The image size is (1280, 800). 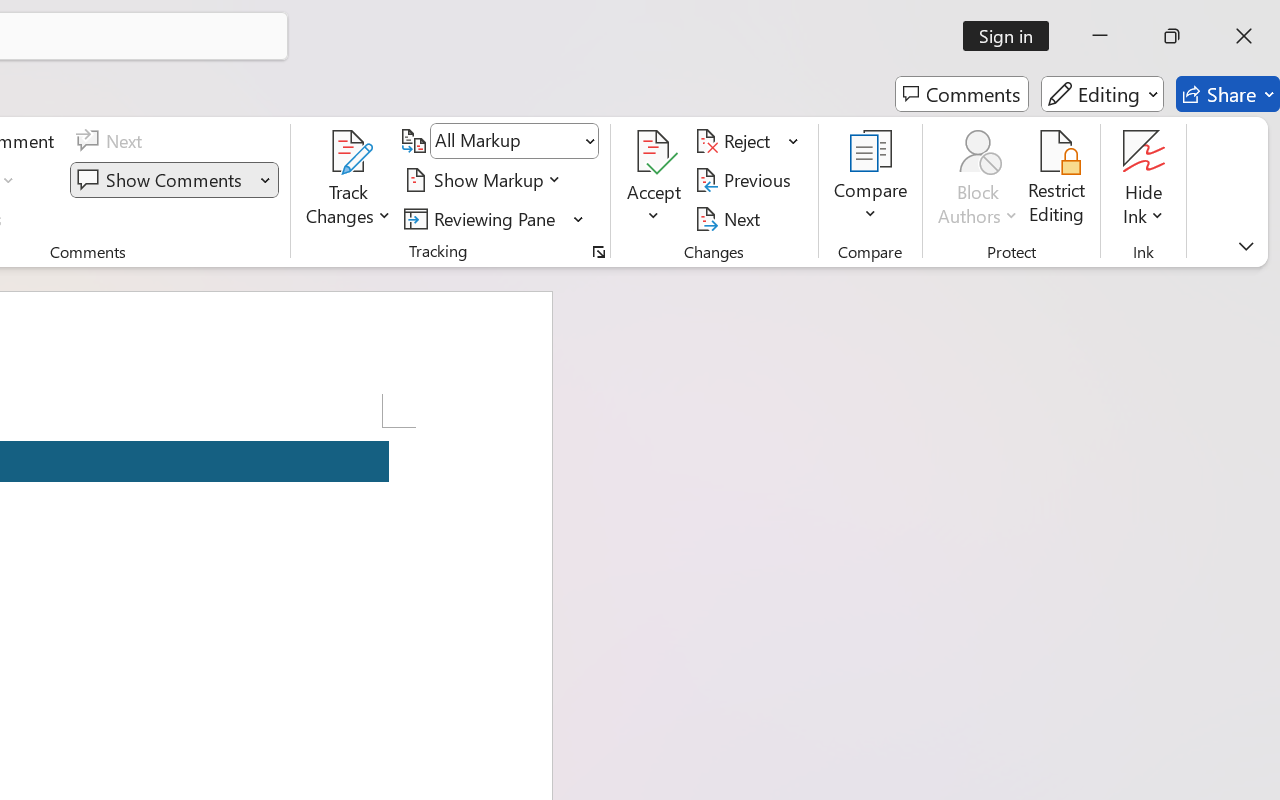 What do you see at coordinates (871, 179) in the screenshot?
I see `'Compare'` at bounding box center [871, 179].